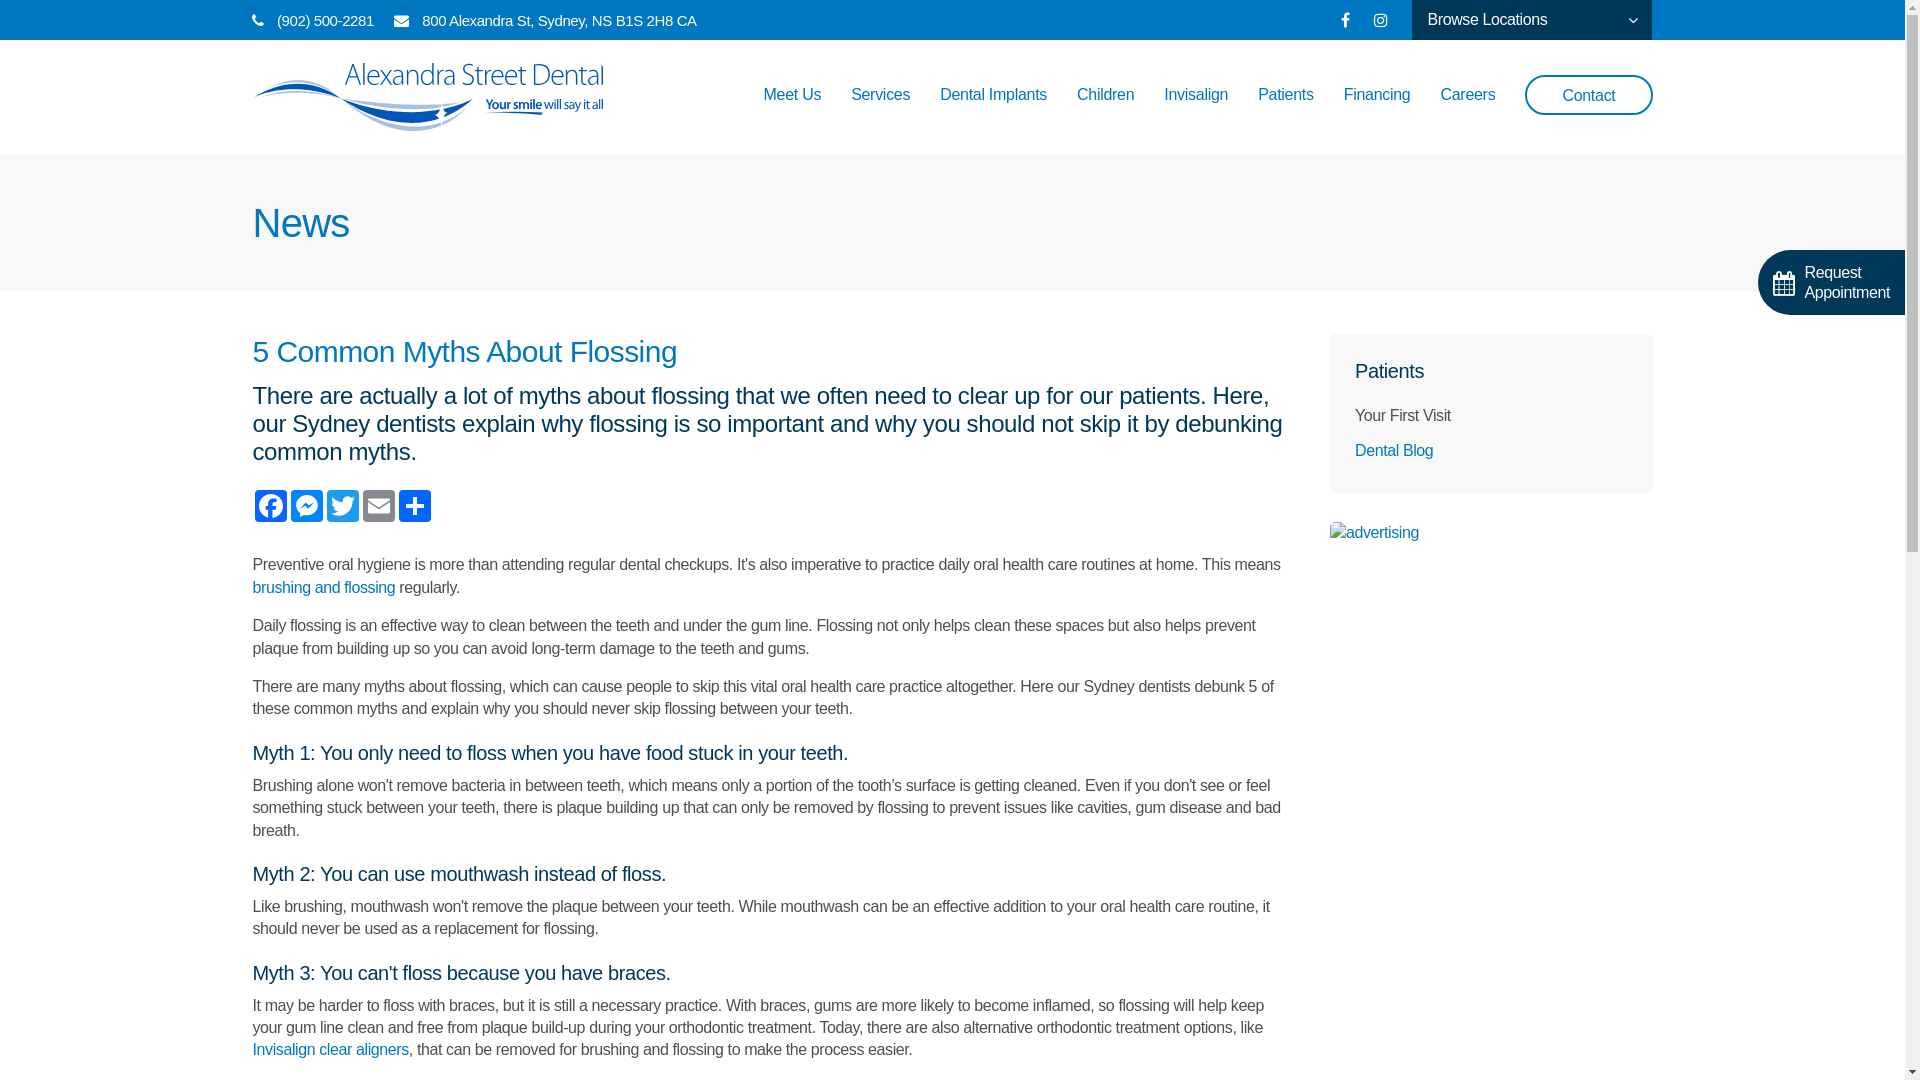 The height and width of the screenshot is (1080, 1920). I want to click on 'Financing', so click(1376, 115).